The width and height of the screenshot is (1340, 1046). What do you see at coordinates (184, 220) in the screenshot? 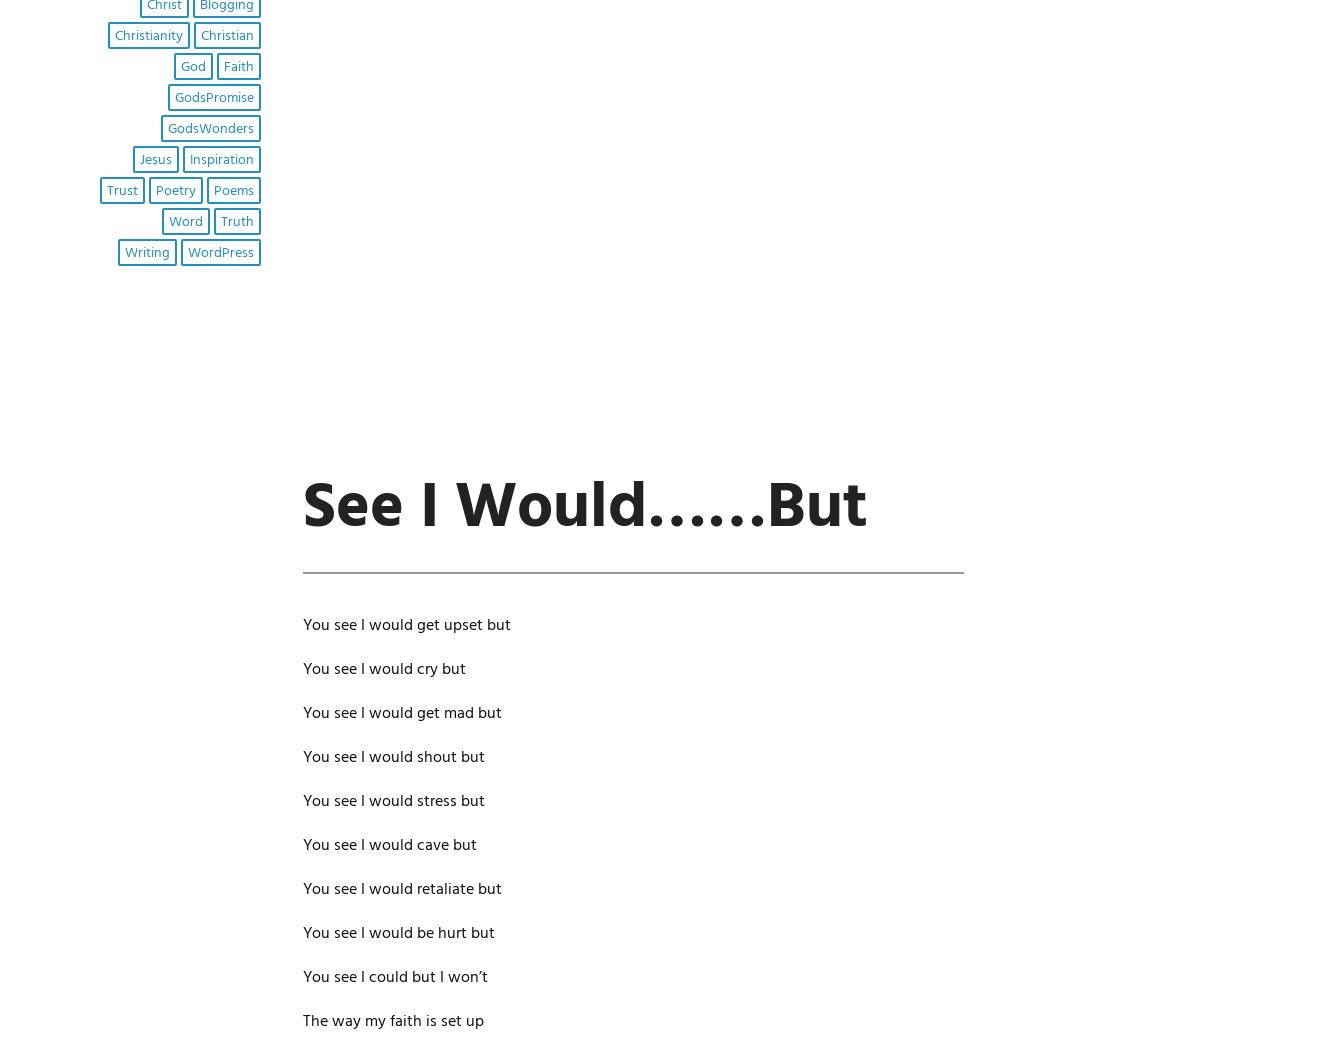
I see `'Word'` at bounding box center [184, 220].